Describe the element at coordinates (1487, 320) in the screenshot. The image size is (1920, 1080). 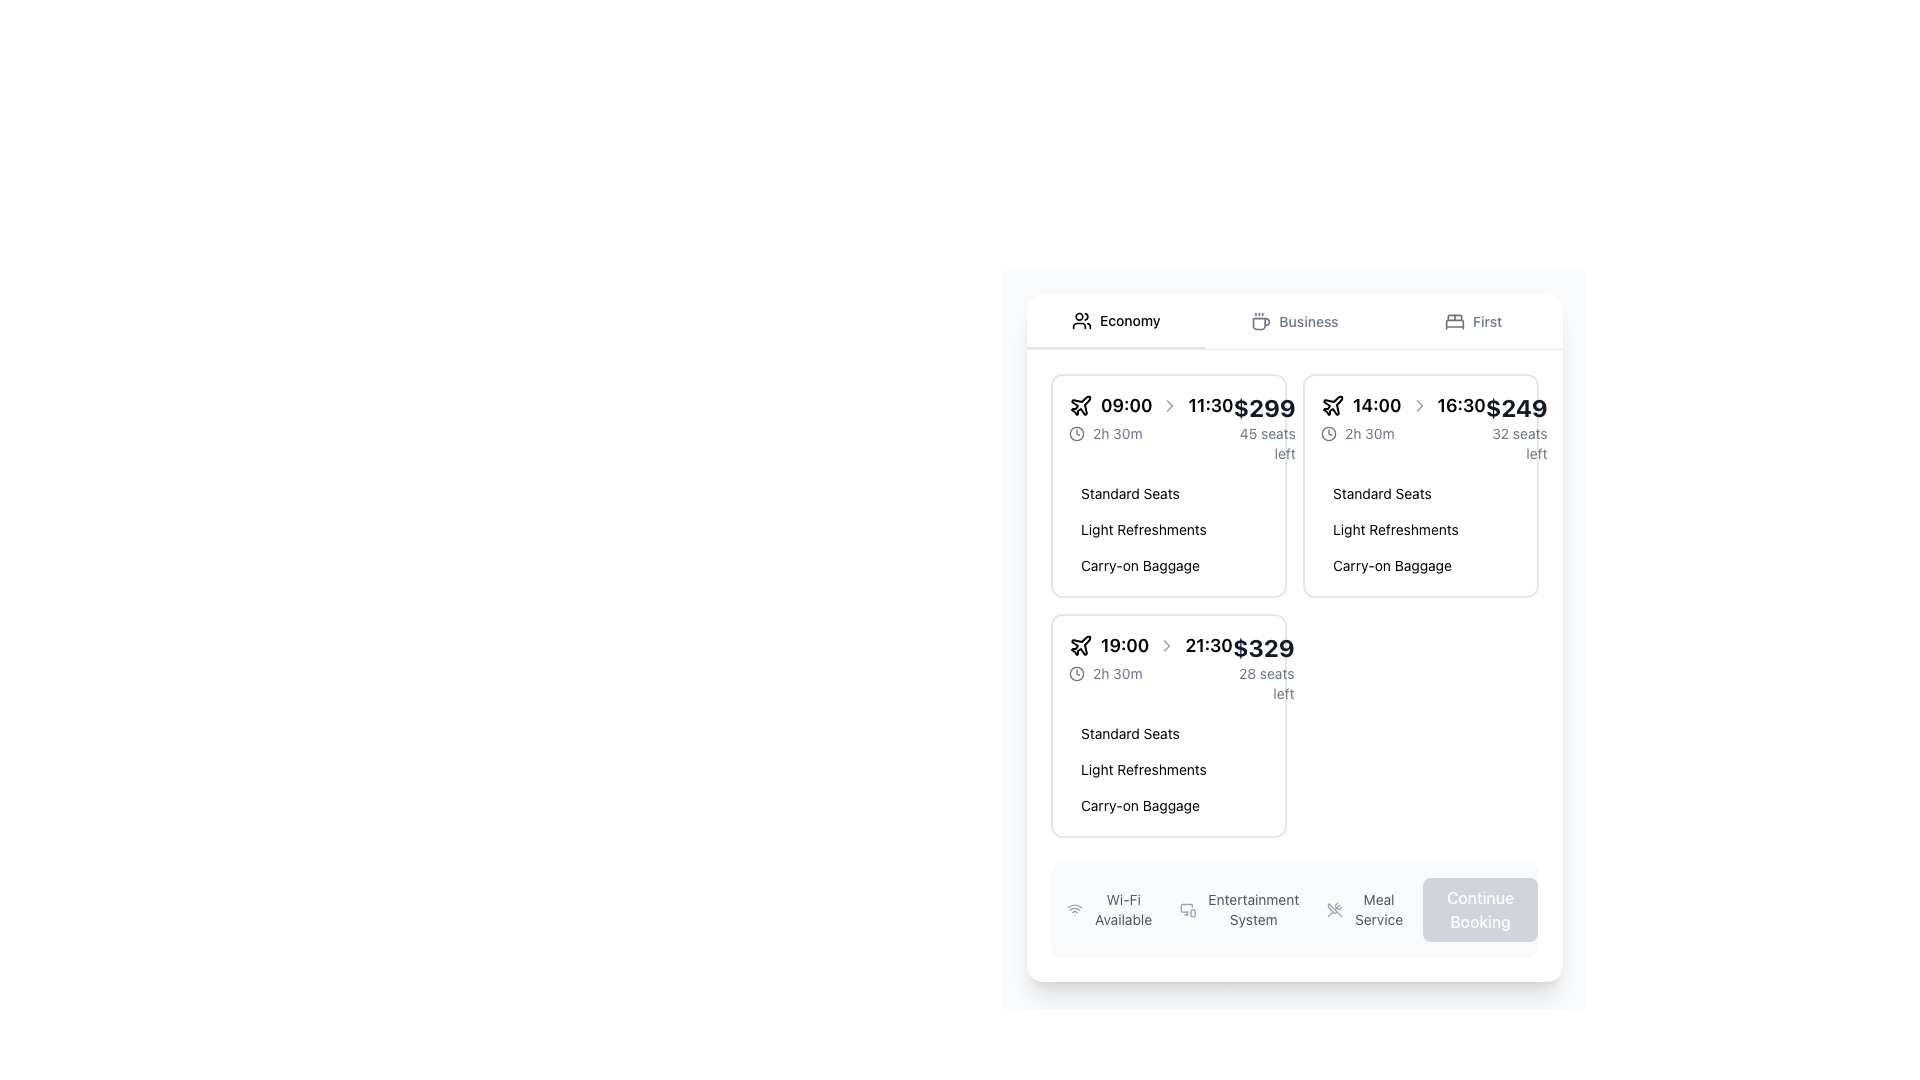
I see `the 'first' text label located in the top-right section of the interface, which is to the right of the bed icon` at that location.